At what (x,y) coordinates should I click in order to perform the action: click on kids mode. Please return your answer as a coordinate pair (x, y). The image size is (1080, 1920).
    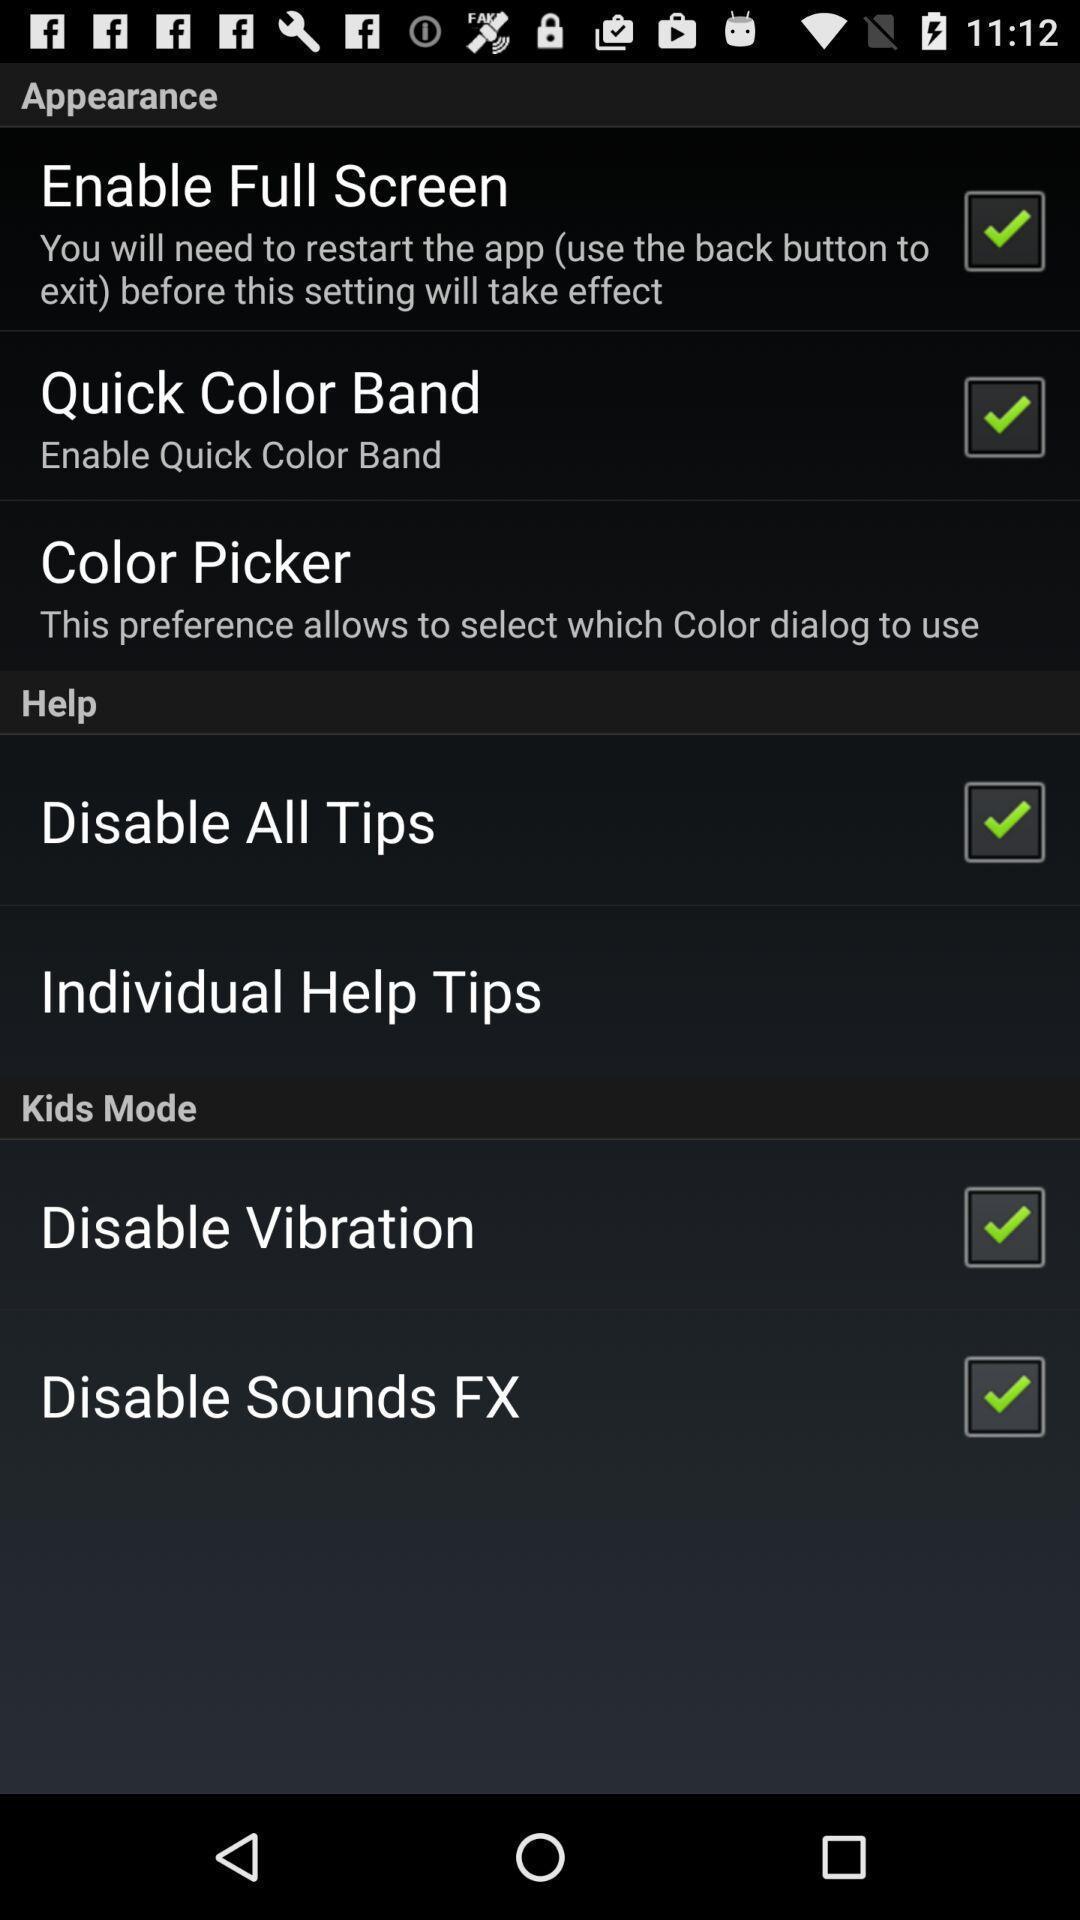
    Looking at the image, I should click on (540, 1106).